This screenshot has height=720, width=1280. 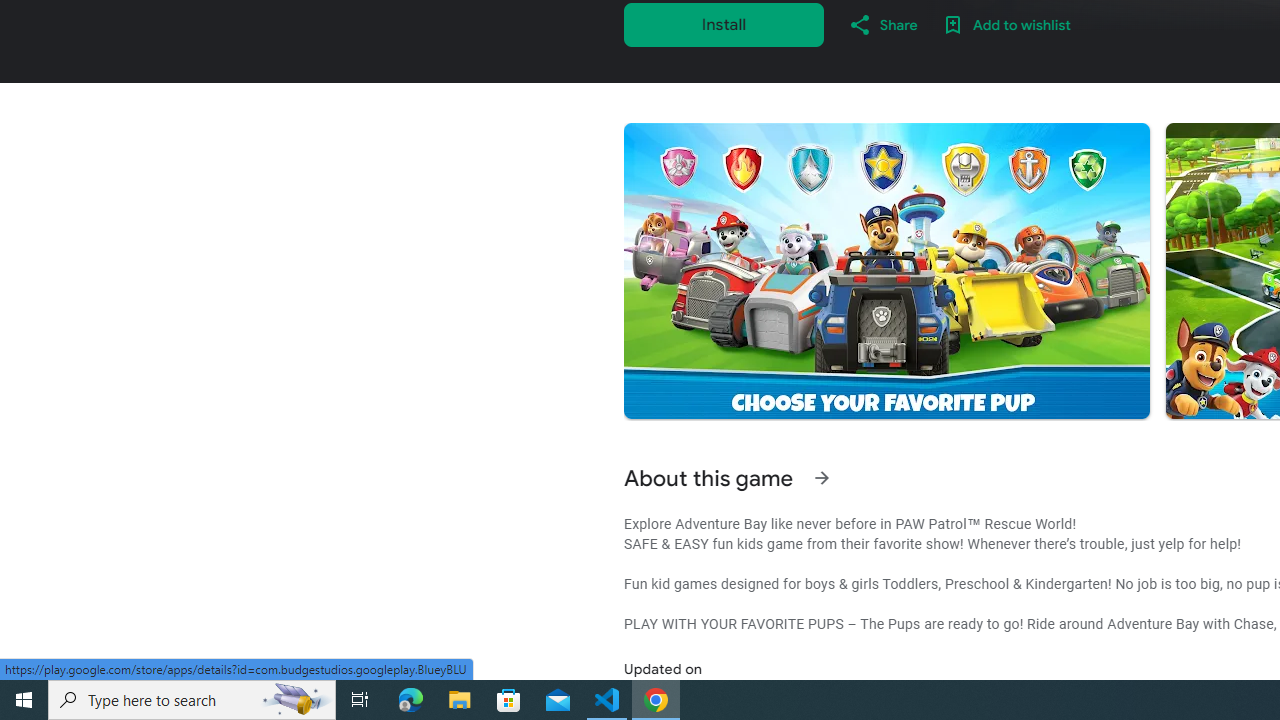 I want to click on 'See more information on About this game', so click(x=821, y=478).